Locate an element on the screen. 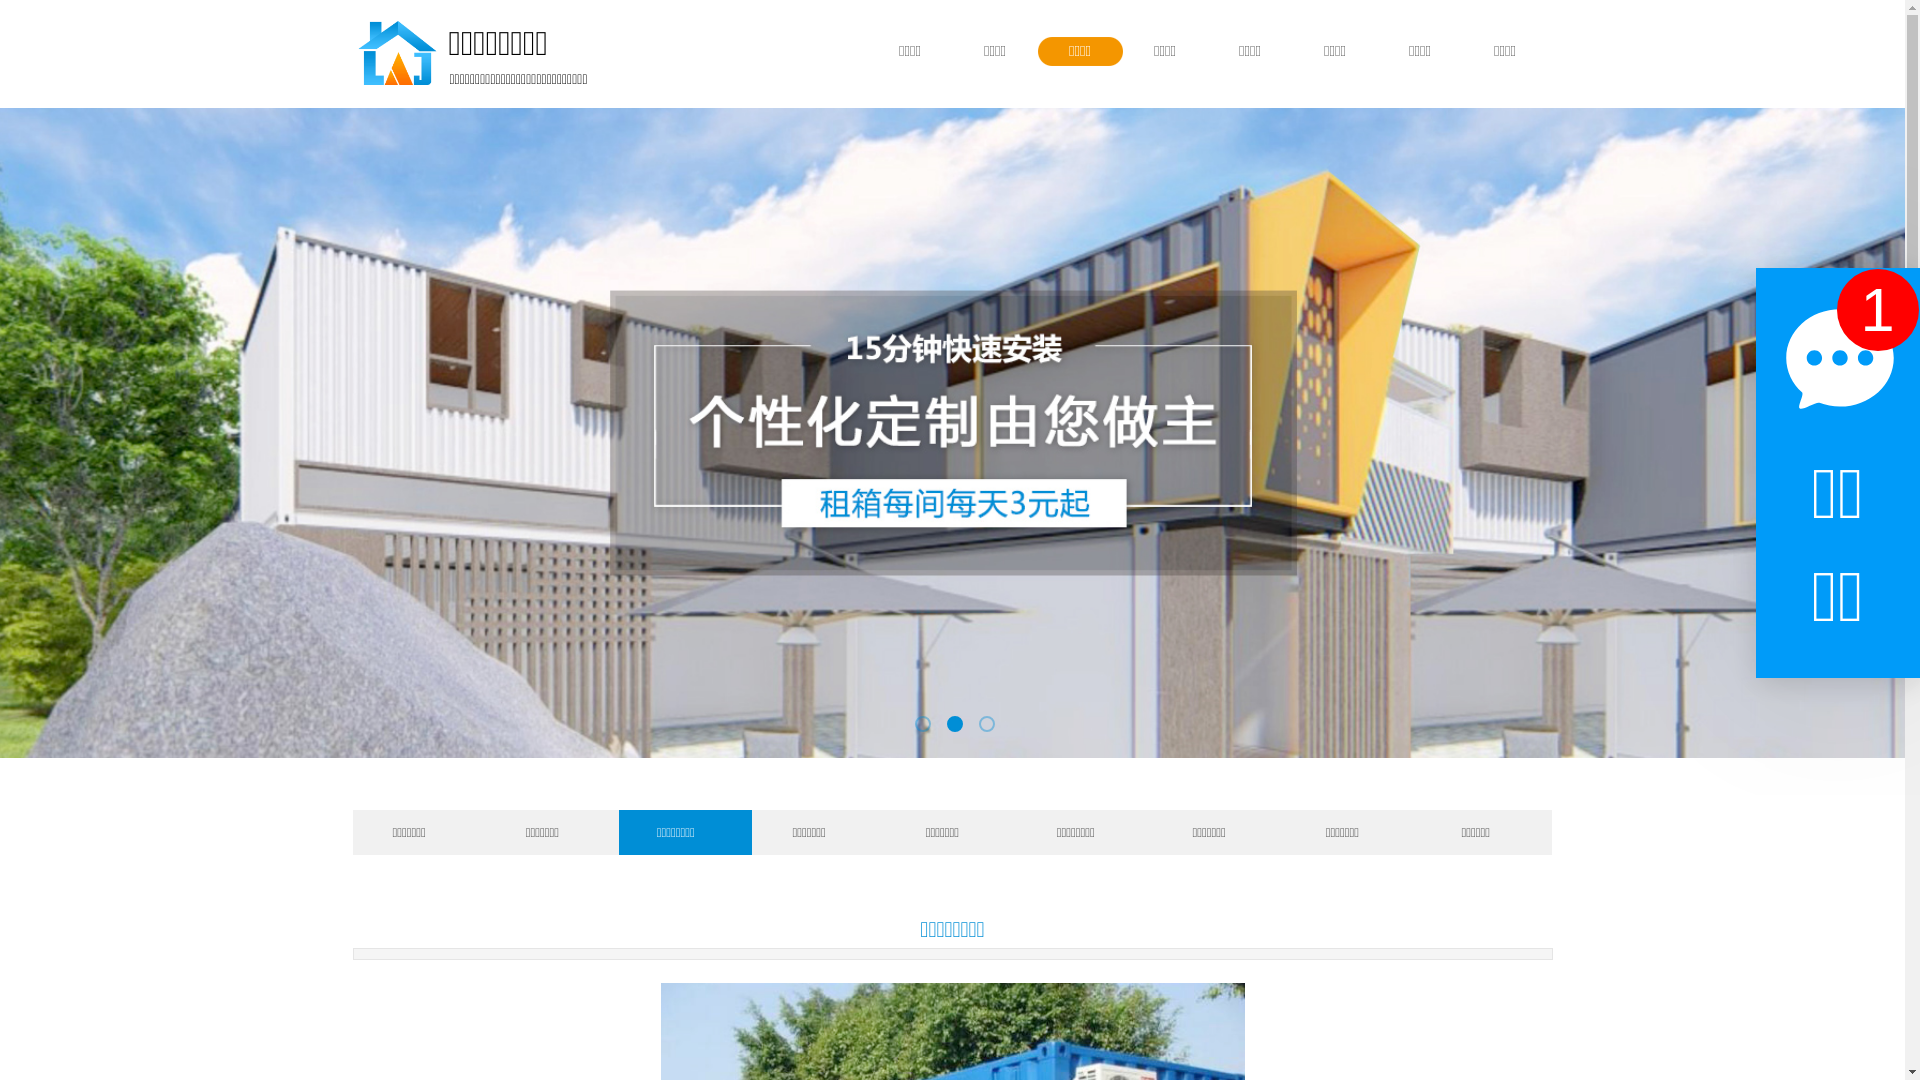 This screenshot has width=1920, height=1080. '1' is located at coordinates (1875, 309).